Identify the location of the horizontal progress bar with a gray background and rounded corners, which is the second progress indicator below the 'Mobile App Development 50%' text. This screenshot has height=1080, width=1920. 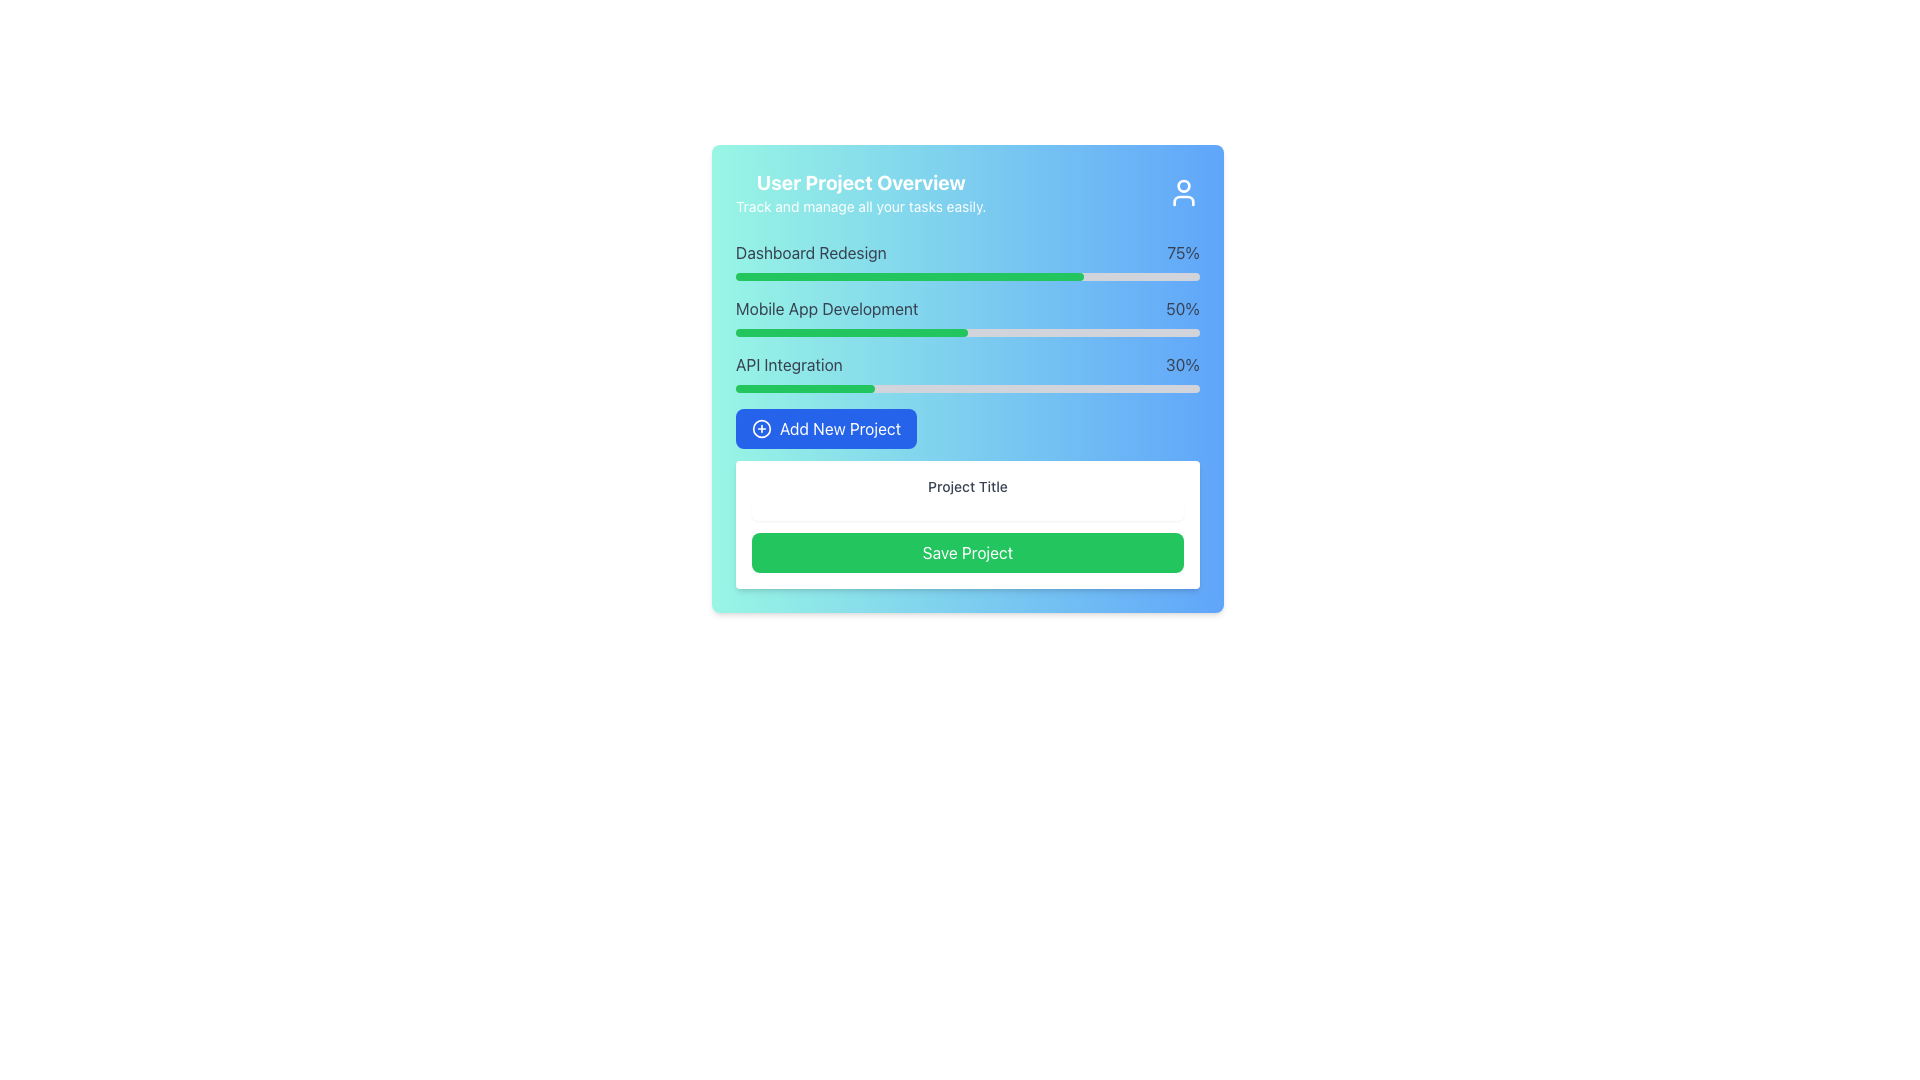
(968, 331).